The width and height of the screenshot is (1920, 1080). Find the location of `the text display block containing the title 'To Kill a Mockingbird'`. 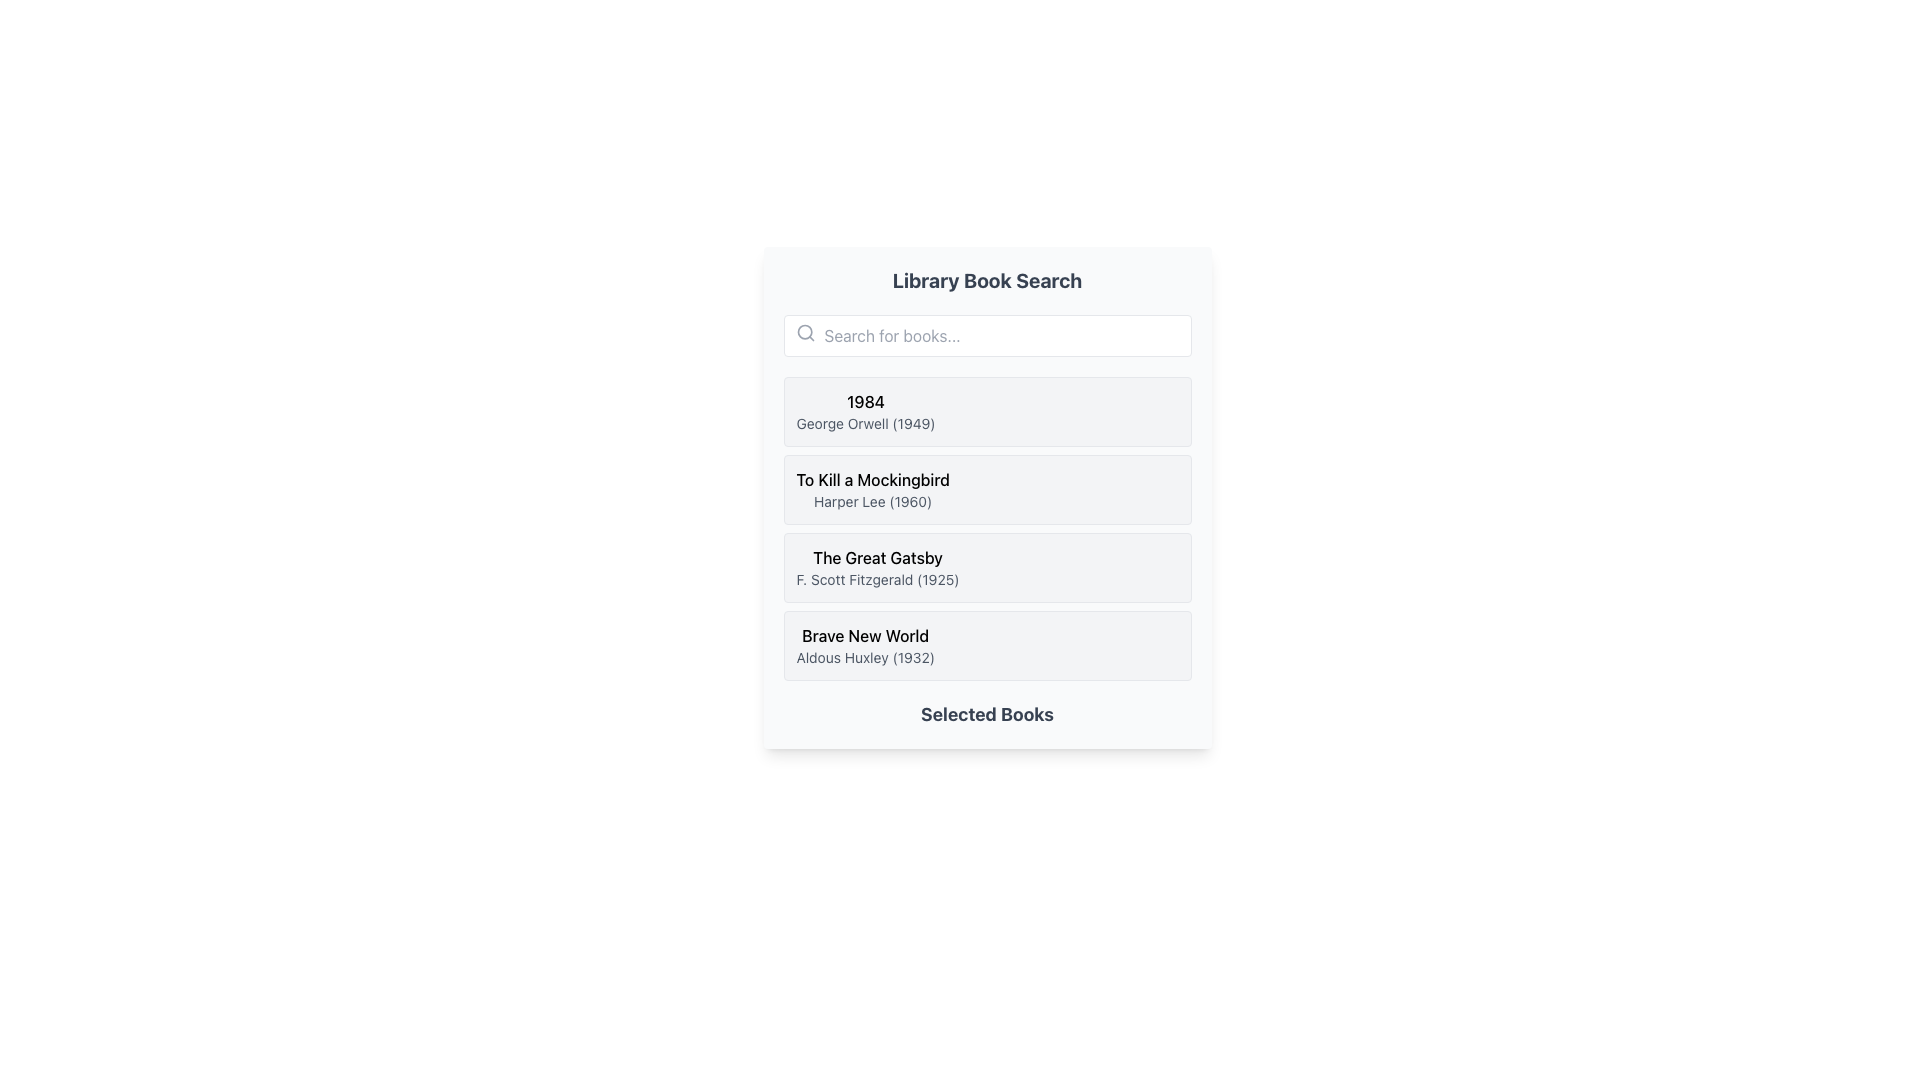

the text display block containing the title 'To Kill a Mockingbird' is located at coordinates (873, 489).